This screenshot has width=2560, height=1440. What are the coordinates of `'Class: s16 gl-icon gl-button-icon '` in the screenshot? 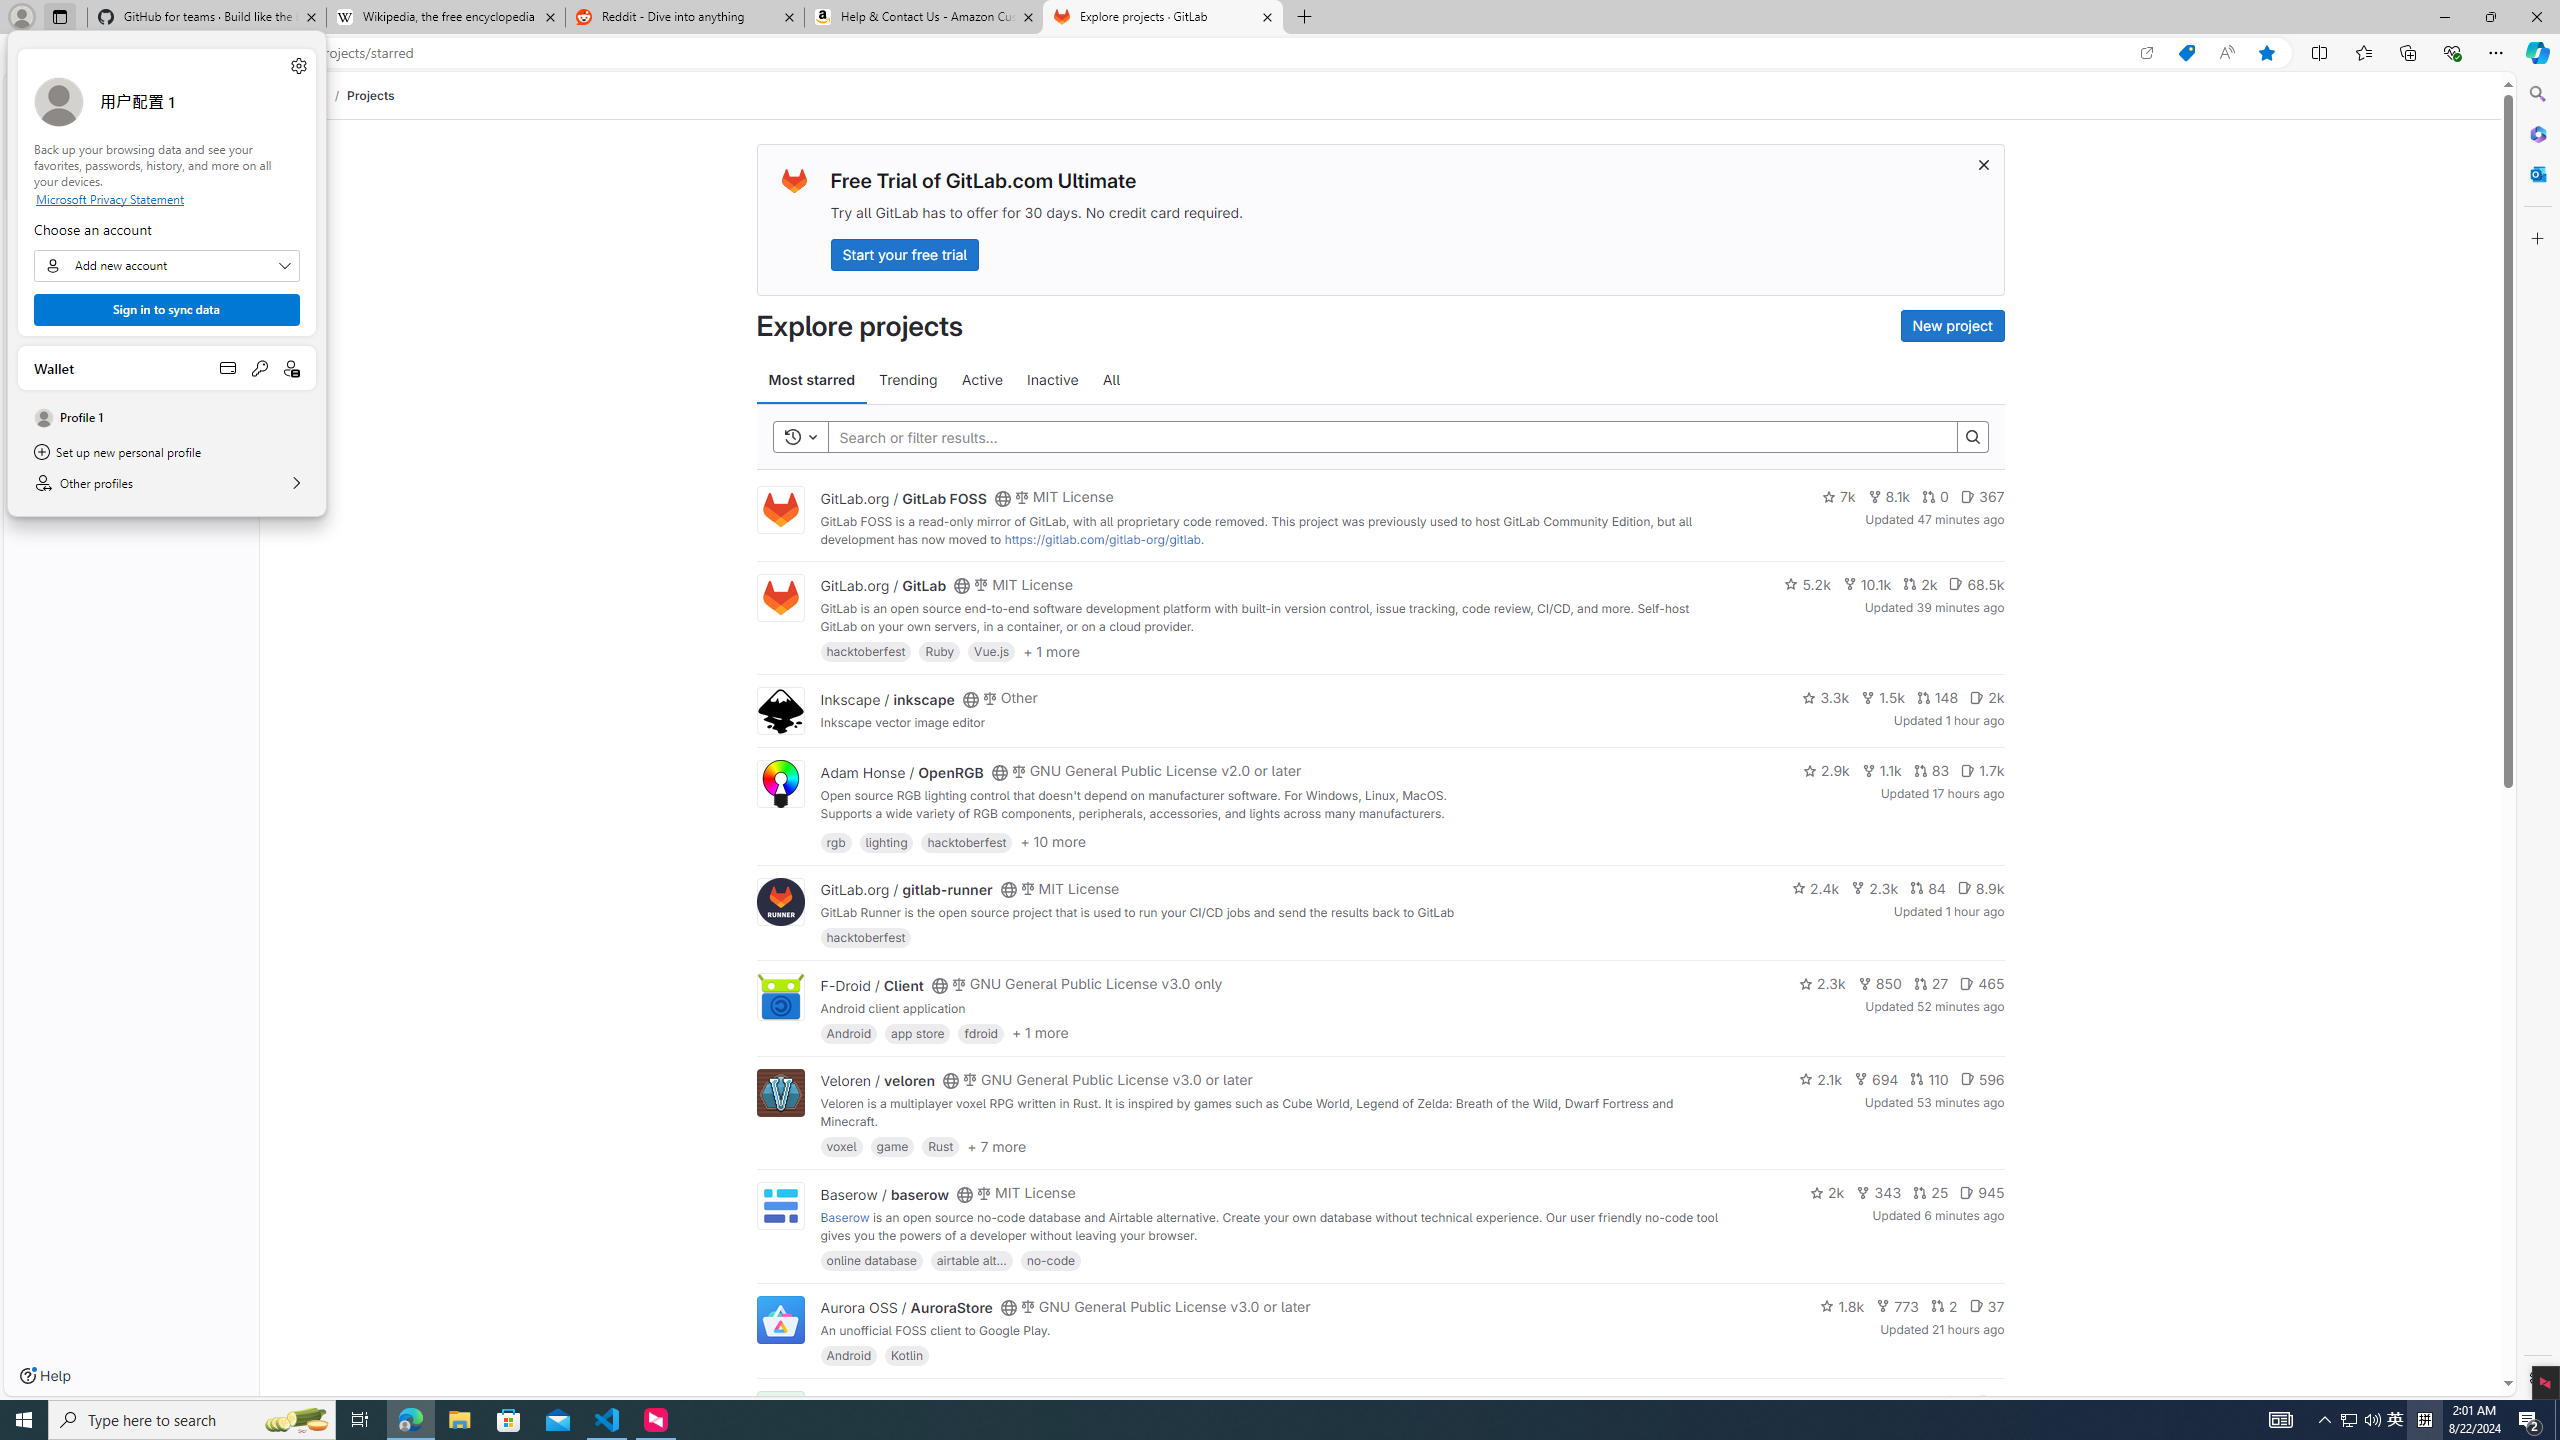 It's located at (1981, 164).